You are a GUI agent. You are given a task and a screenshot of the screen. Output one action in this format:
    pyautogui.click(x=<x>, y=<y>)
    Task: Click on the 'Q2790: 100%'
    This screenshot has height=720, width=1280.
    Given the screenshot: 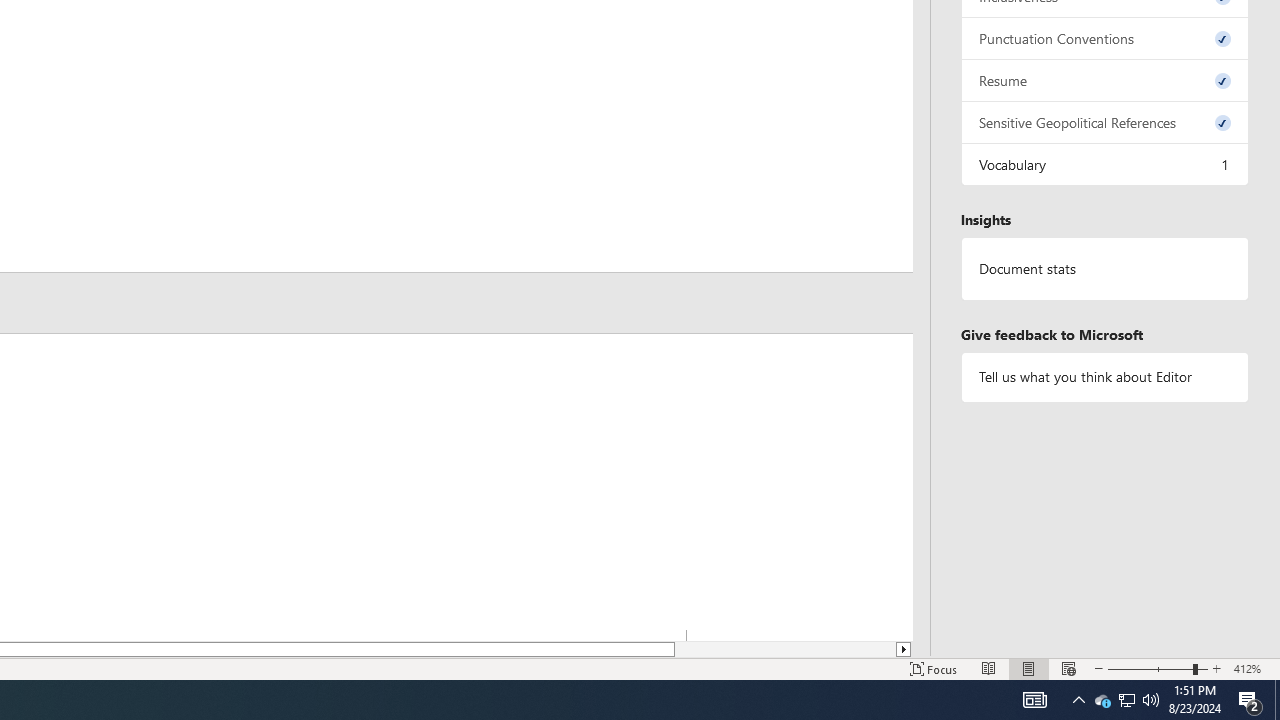 What is the action you would take?
    pyautogui.click(x=1151, y=698)
    